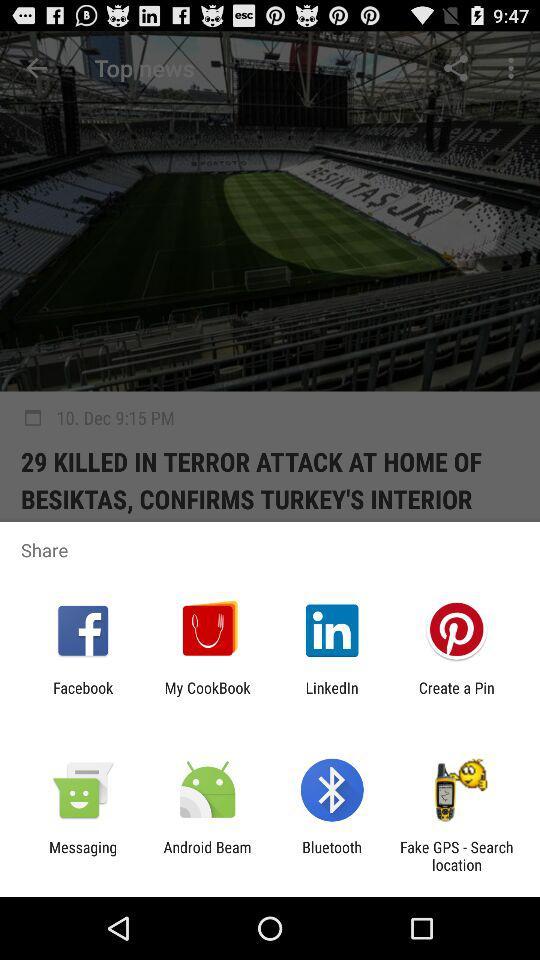 The height and width of the screenshot is (960, 540). What do you see at coordinates (456, 855) in the screenshot?
I see `item to the right of bluetooth app` at bounding box center [456, 855].